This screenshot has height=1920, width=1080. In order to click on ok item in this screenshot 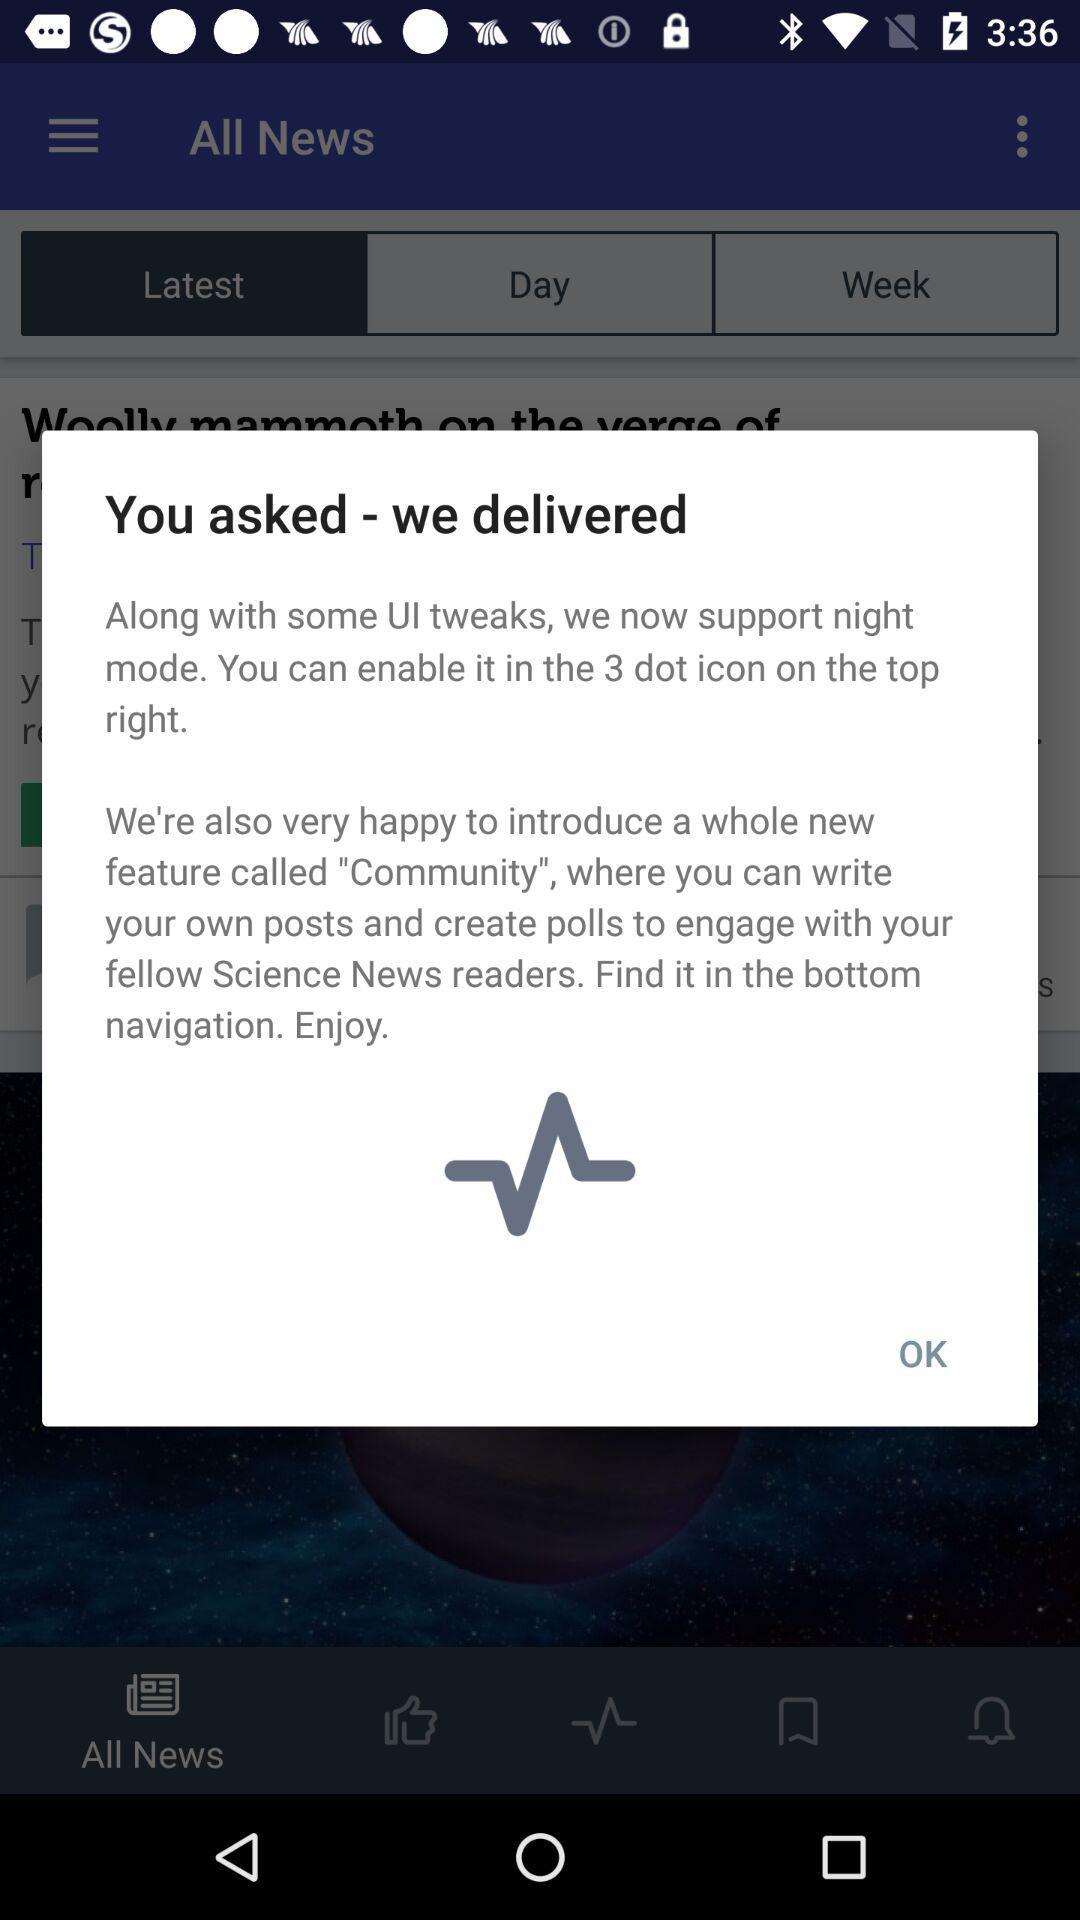, I will do `click(922, 1353)`.